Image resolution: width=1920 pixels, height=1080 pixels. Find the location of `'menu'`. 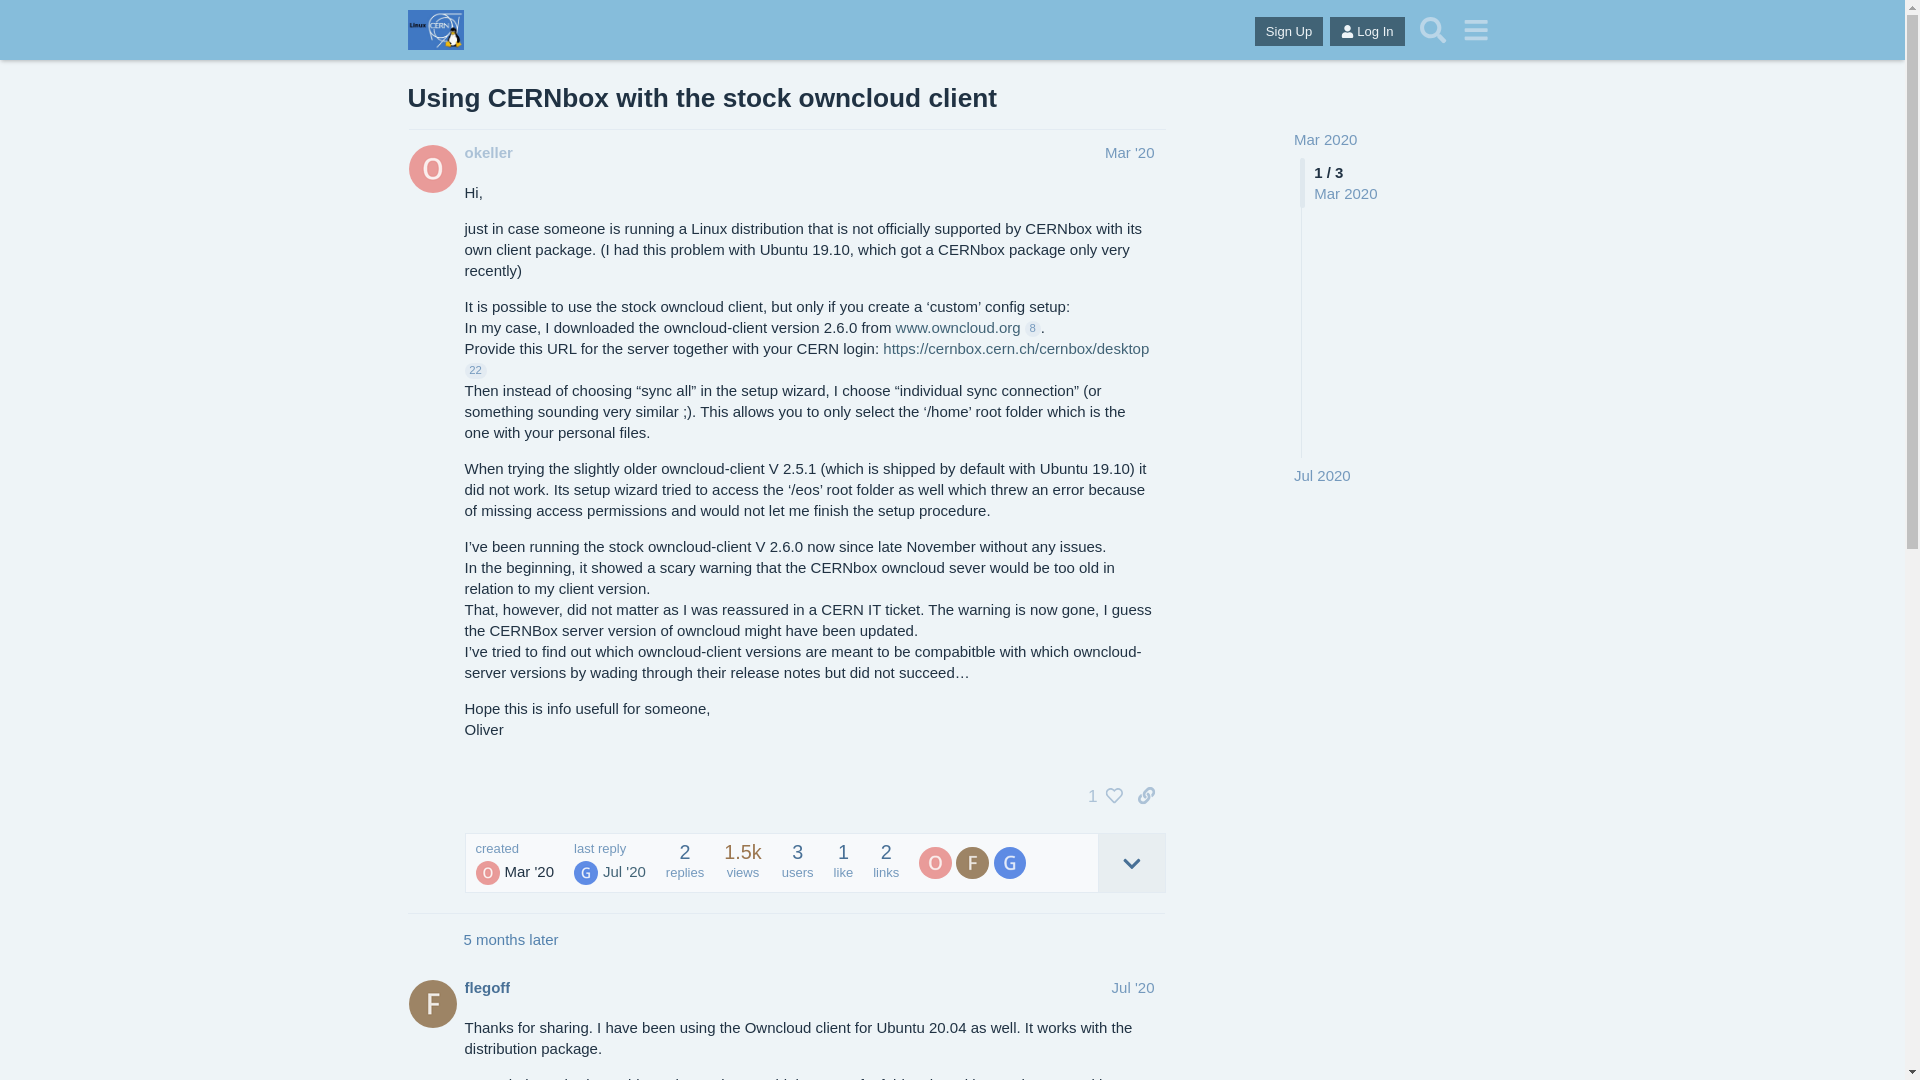

'menu' is located at coordinates (1476, 30).